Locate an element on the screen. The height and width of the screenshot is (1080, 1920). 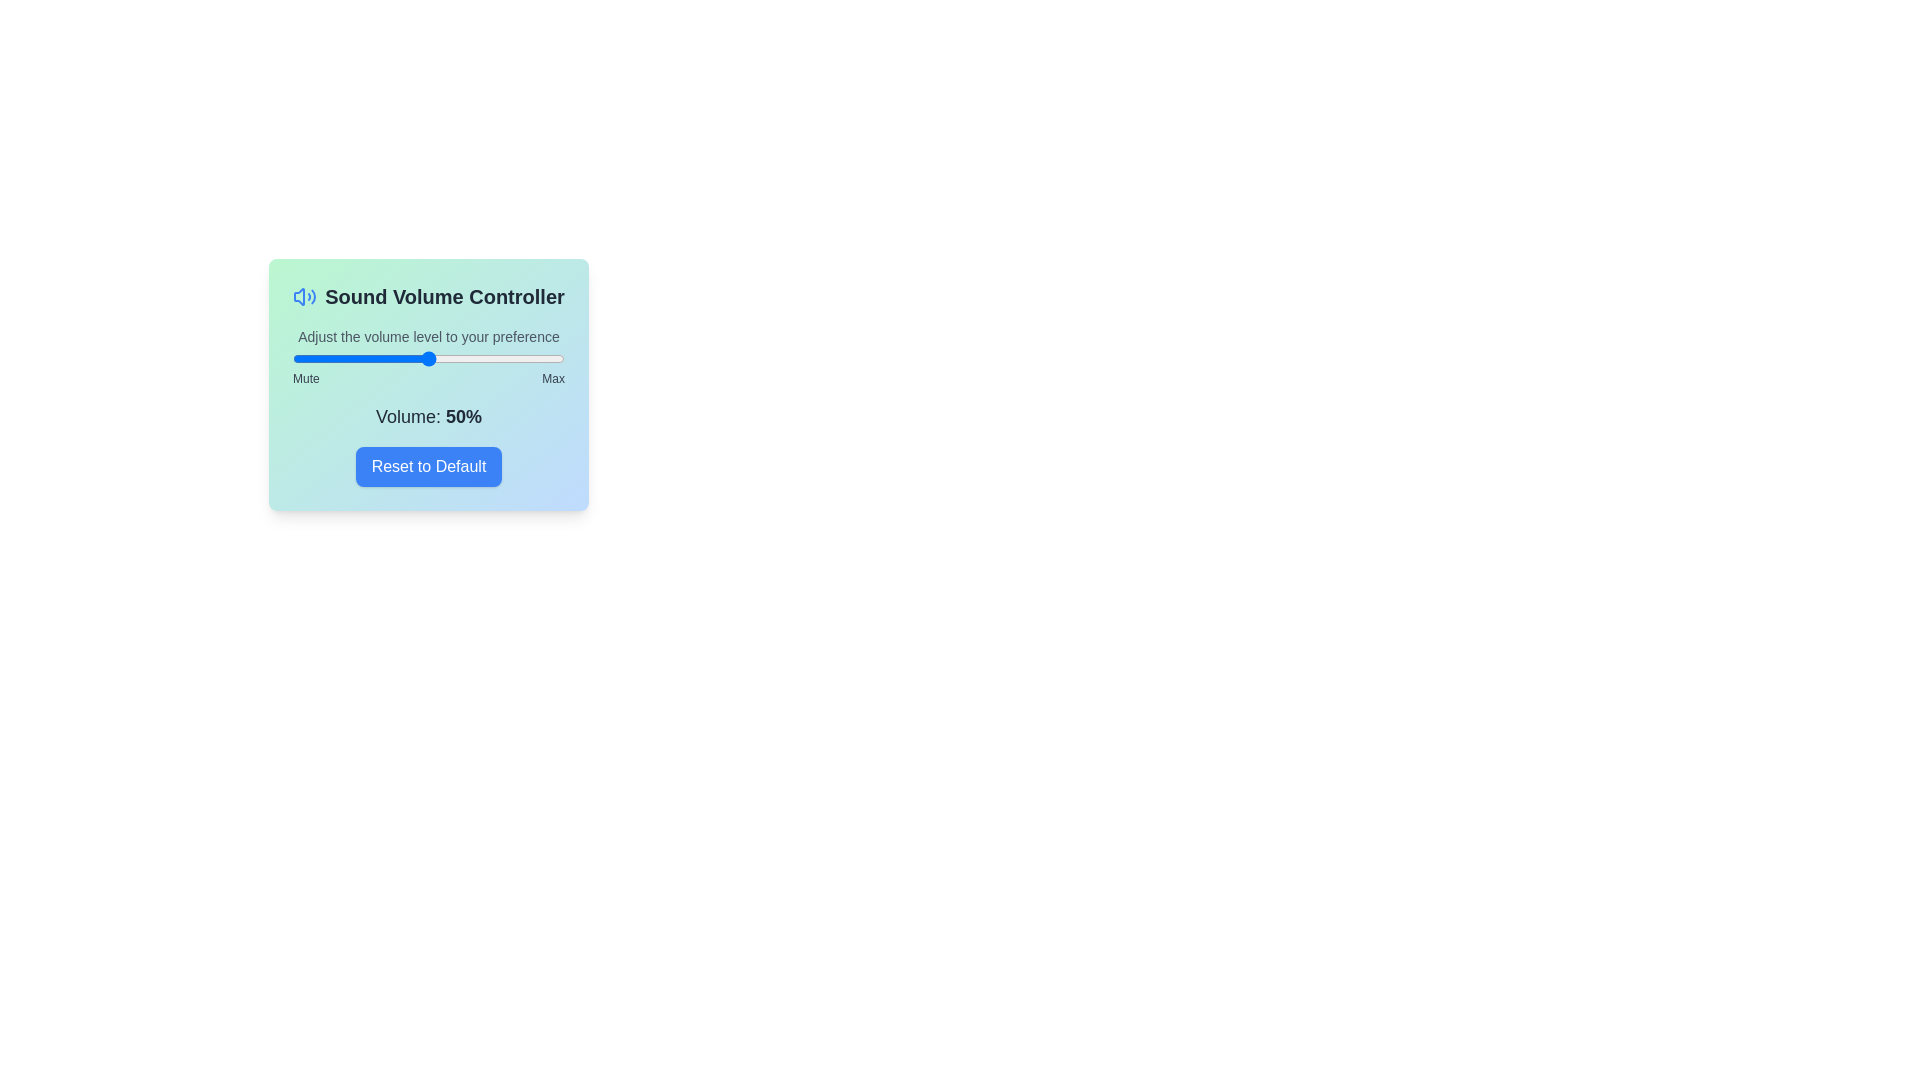
the volume to 18 percent by dragging the slider is located at coordinates (341, 357).